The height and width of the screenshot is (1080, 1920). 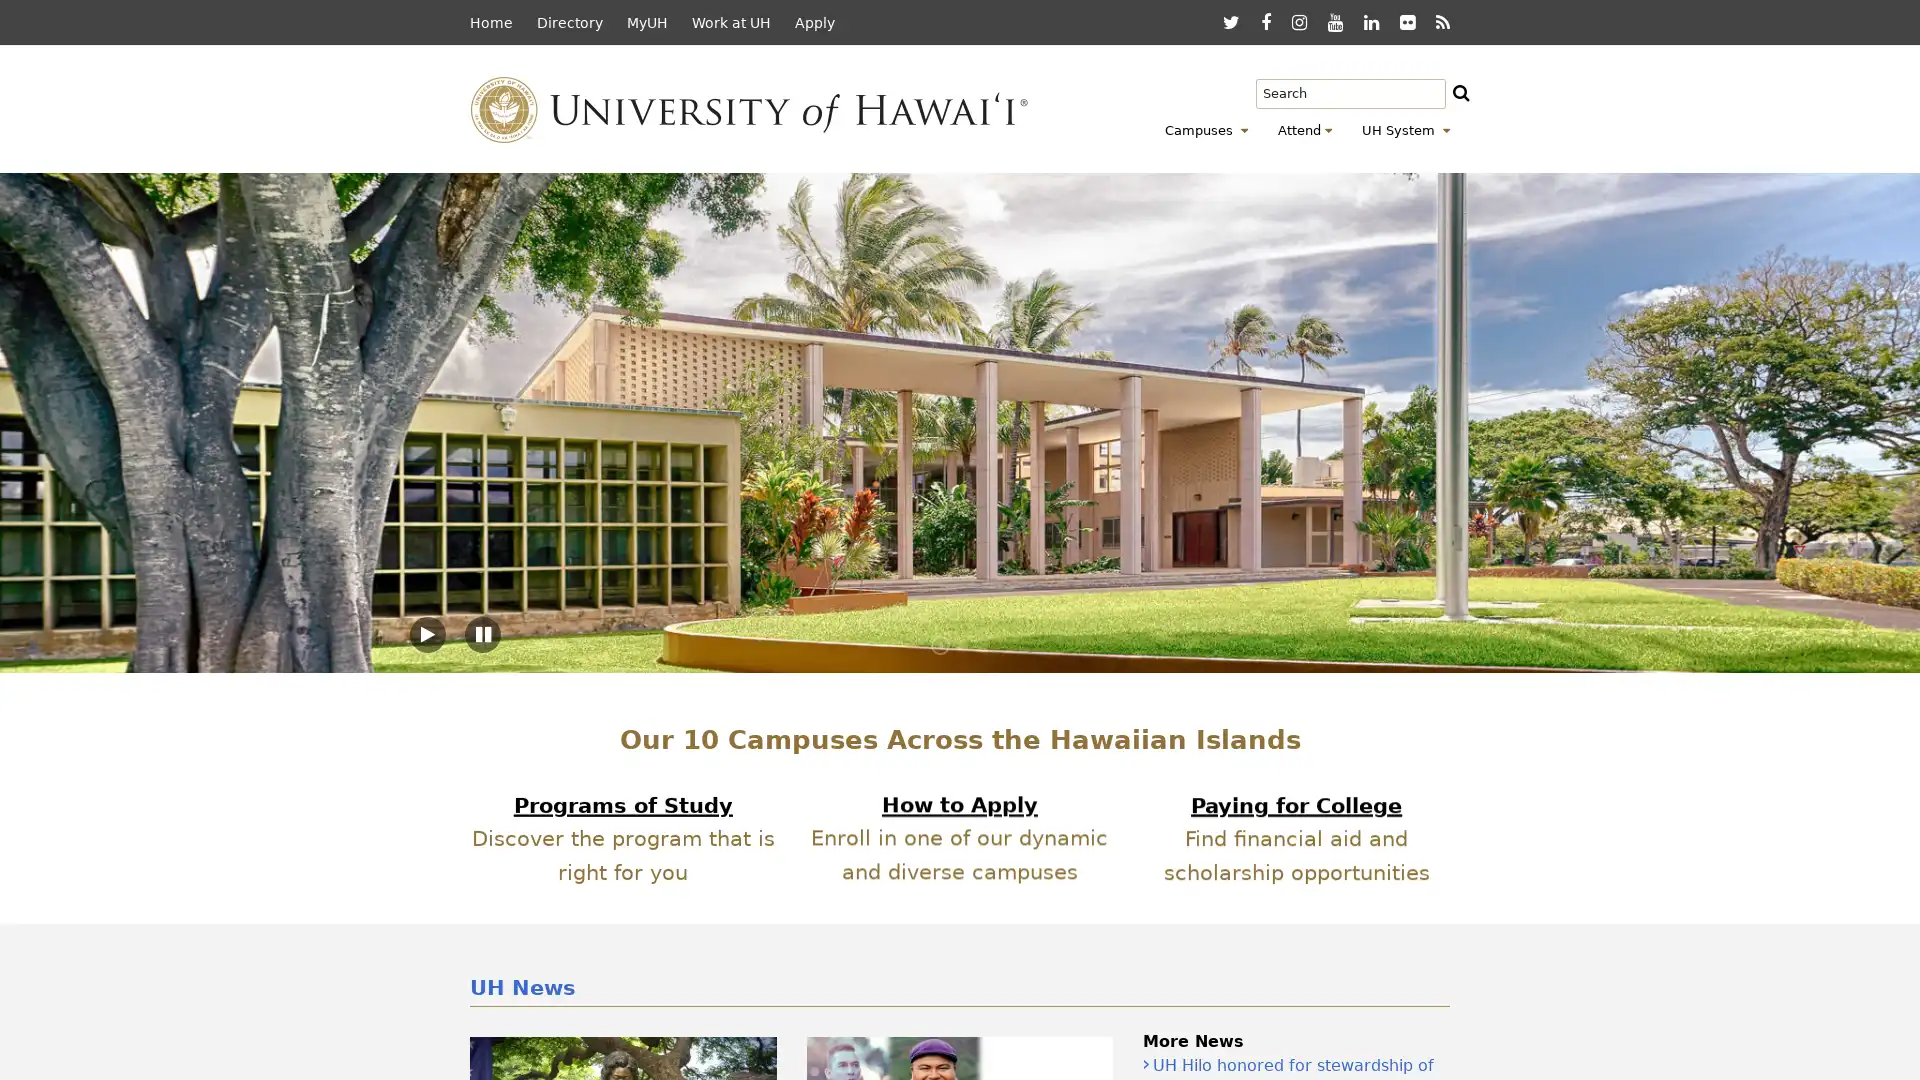 I want to click on go to slide number 3, so click(x=980, y=645).